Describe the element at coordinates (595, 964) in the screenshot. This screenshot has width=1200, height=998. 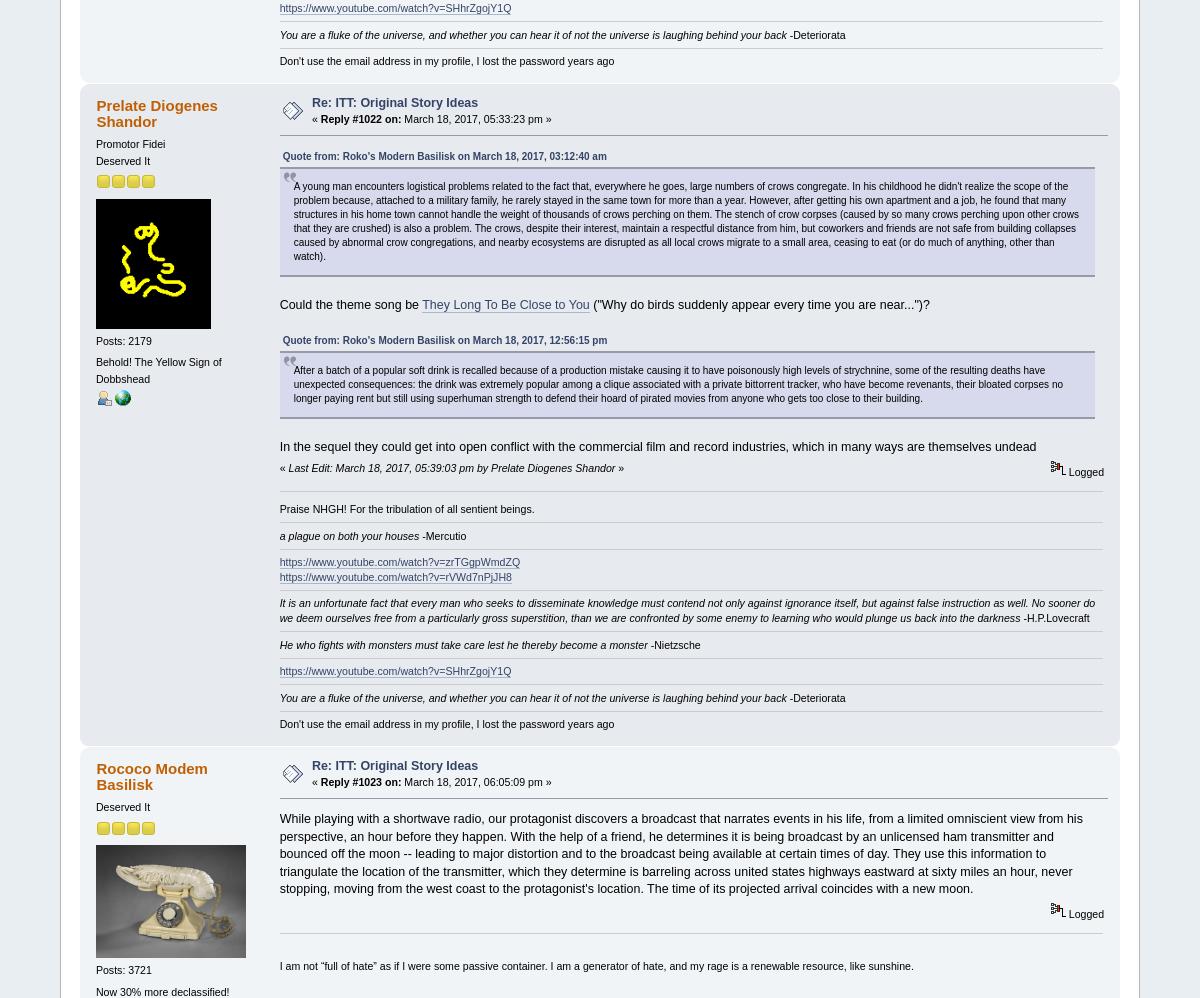
I see `'I am not “full of hate” as if I were some passive container. I am a generator of hate, and my rage is a renewable resource, like sunshine.'` at that location.